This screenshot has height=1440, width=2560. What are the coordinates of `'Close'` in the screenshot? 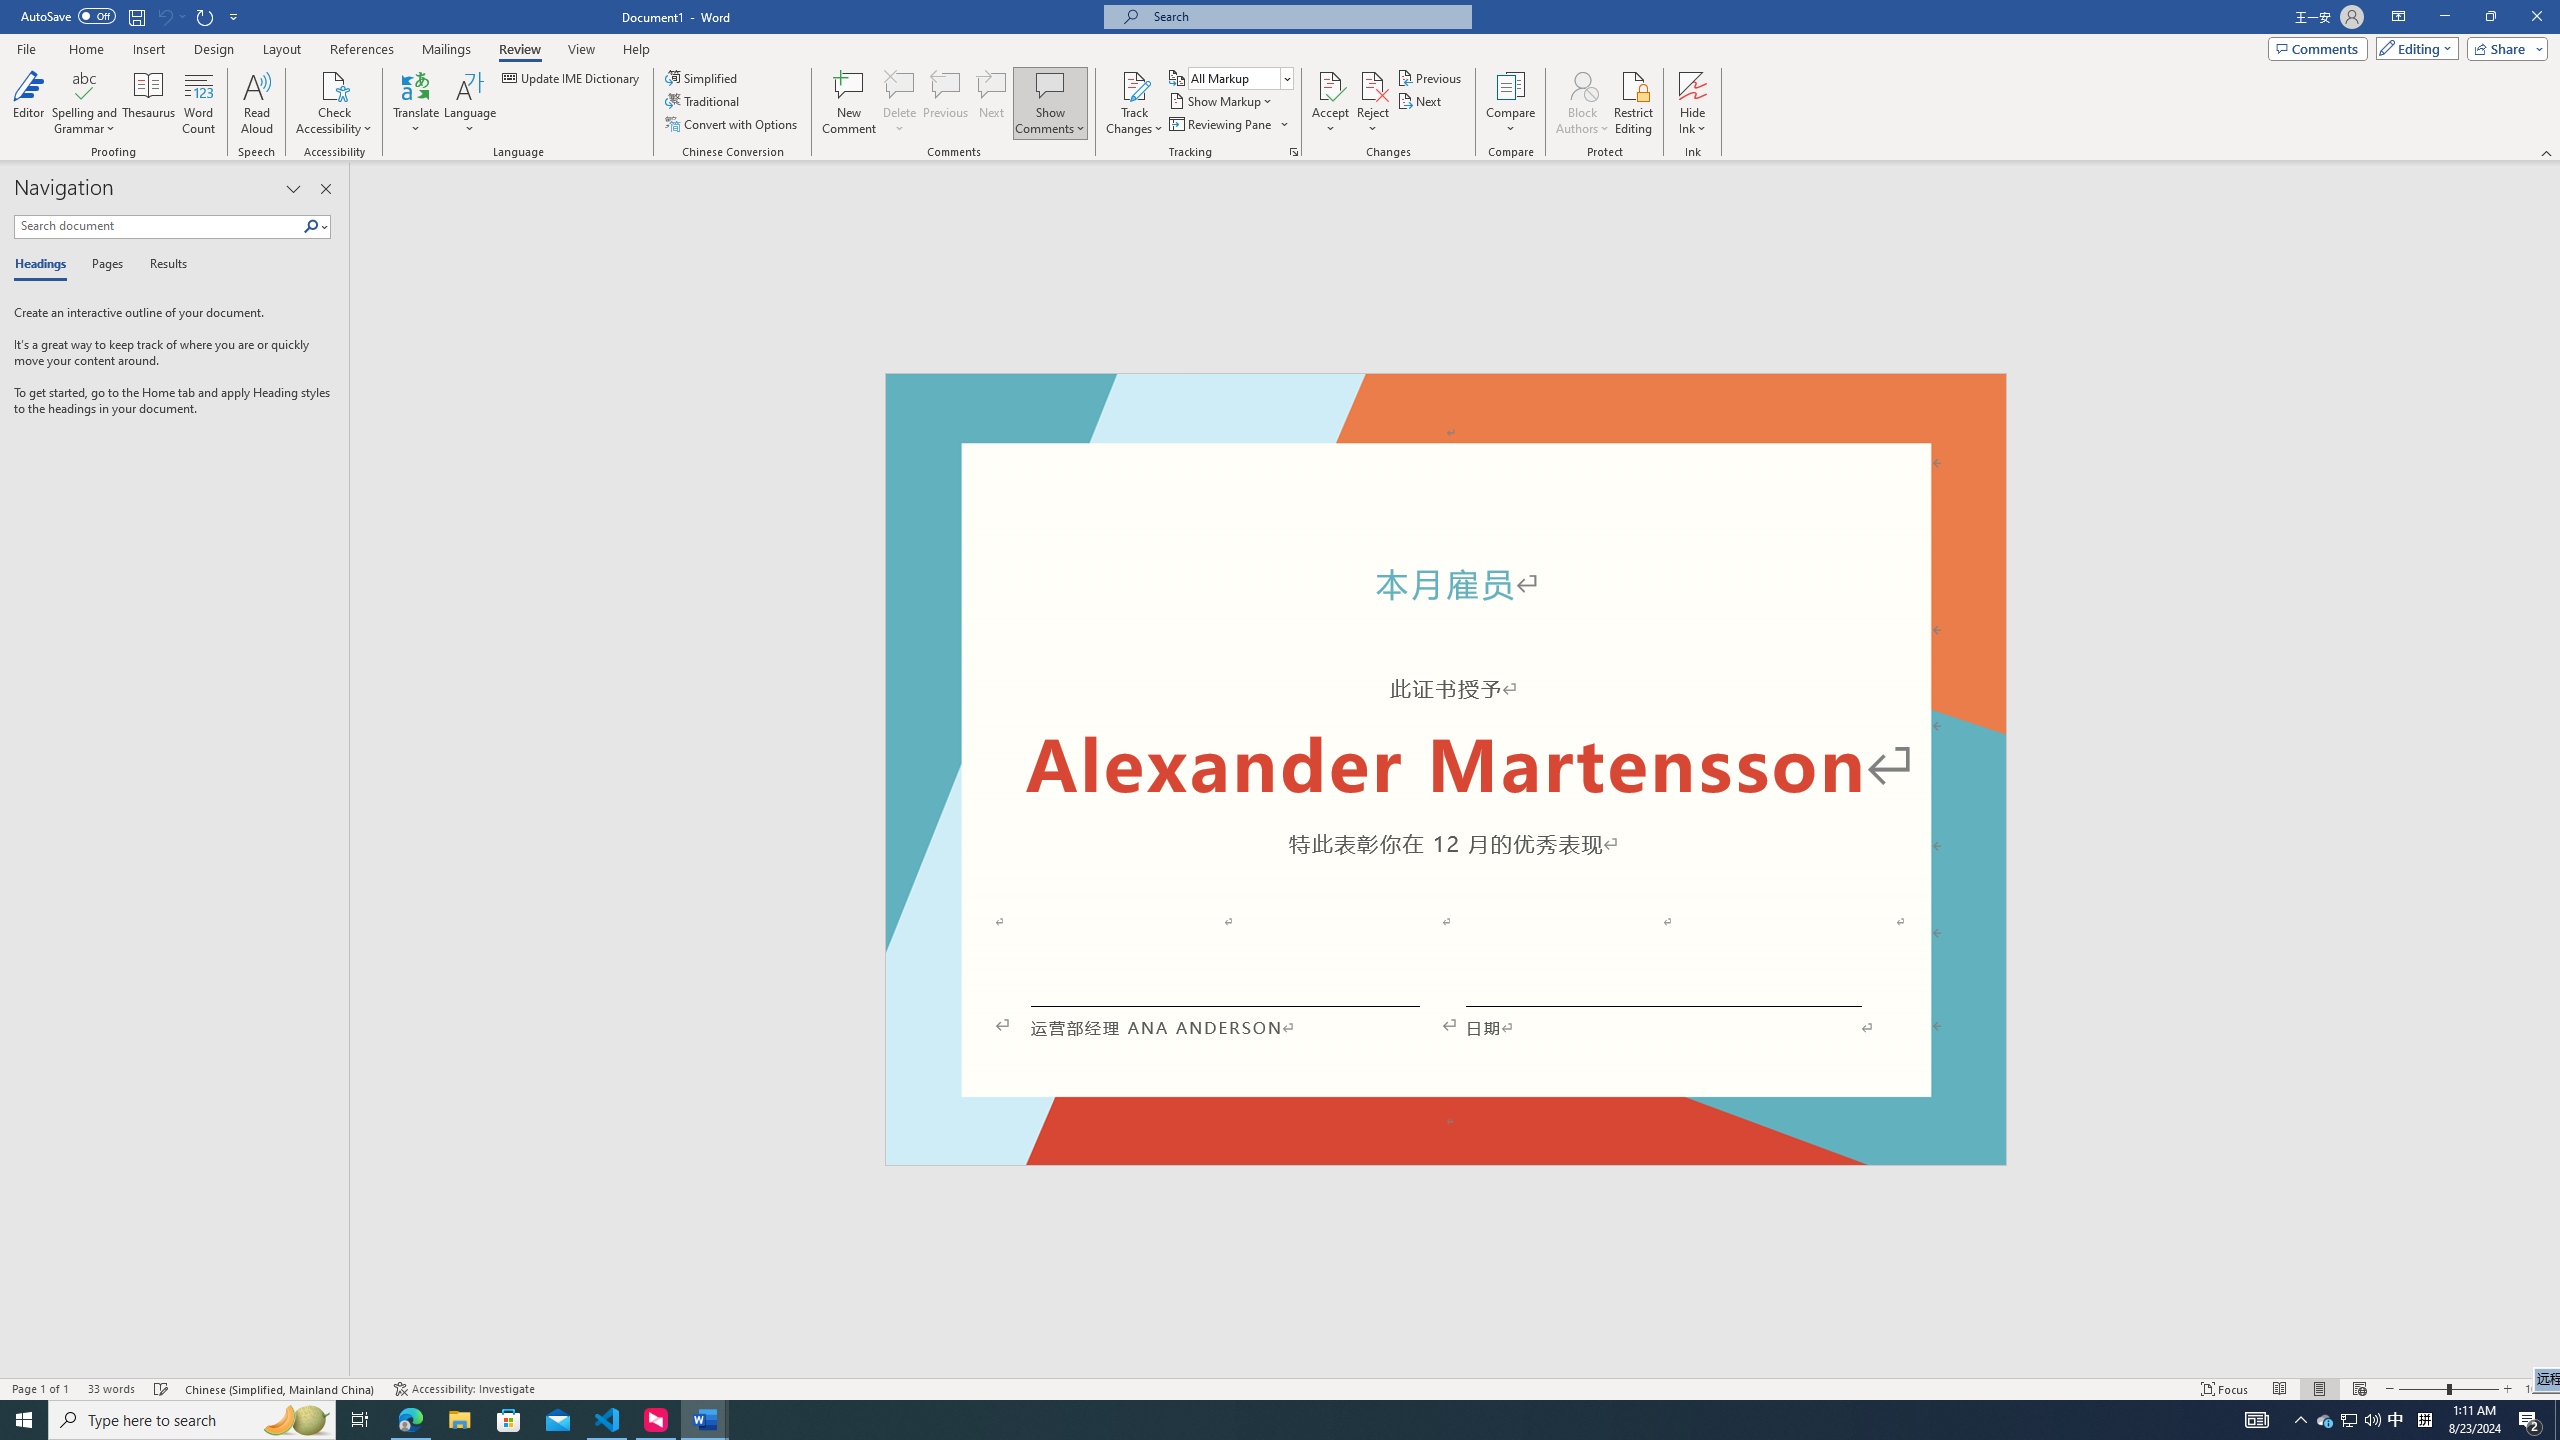 It's located at (2535, 16).